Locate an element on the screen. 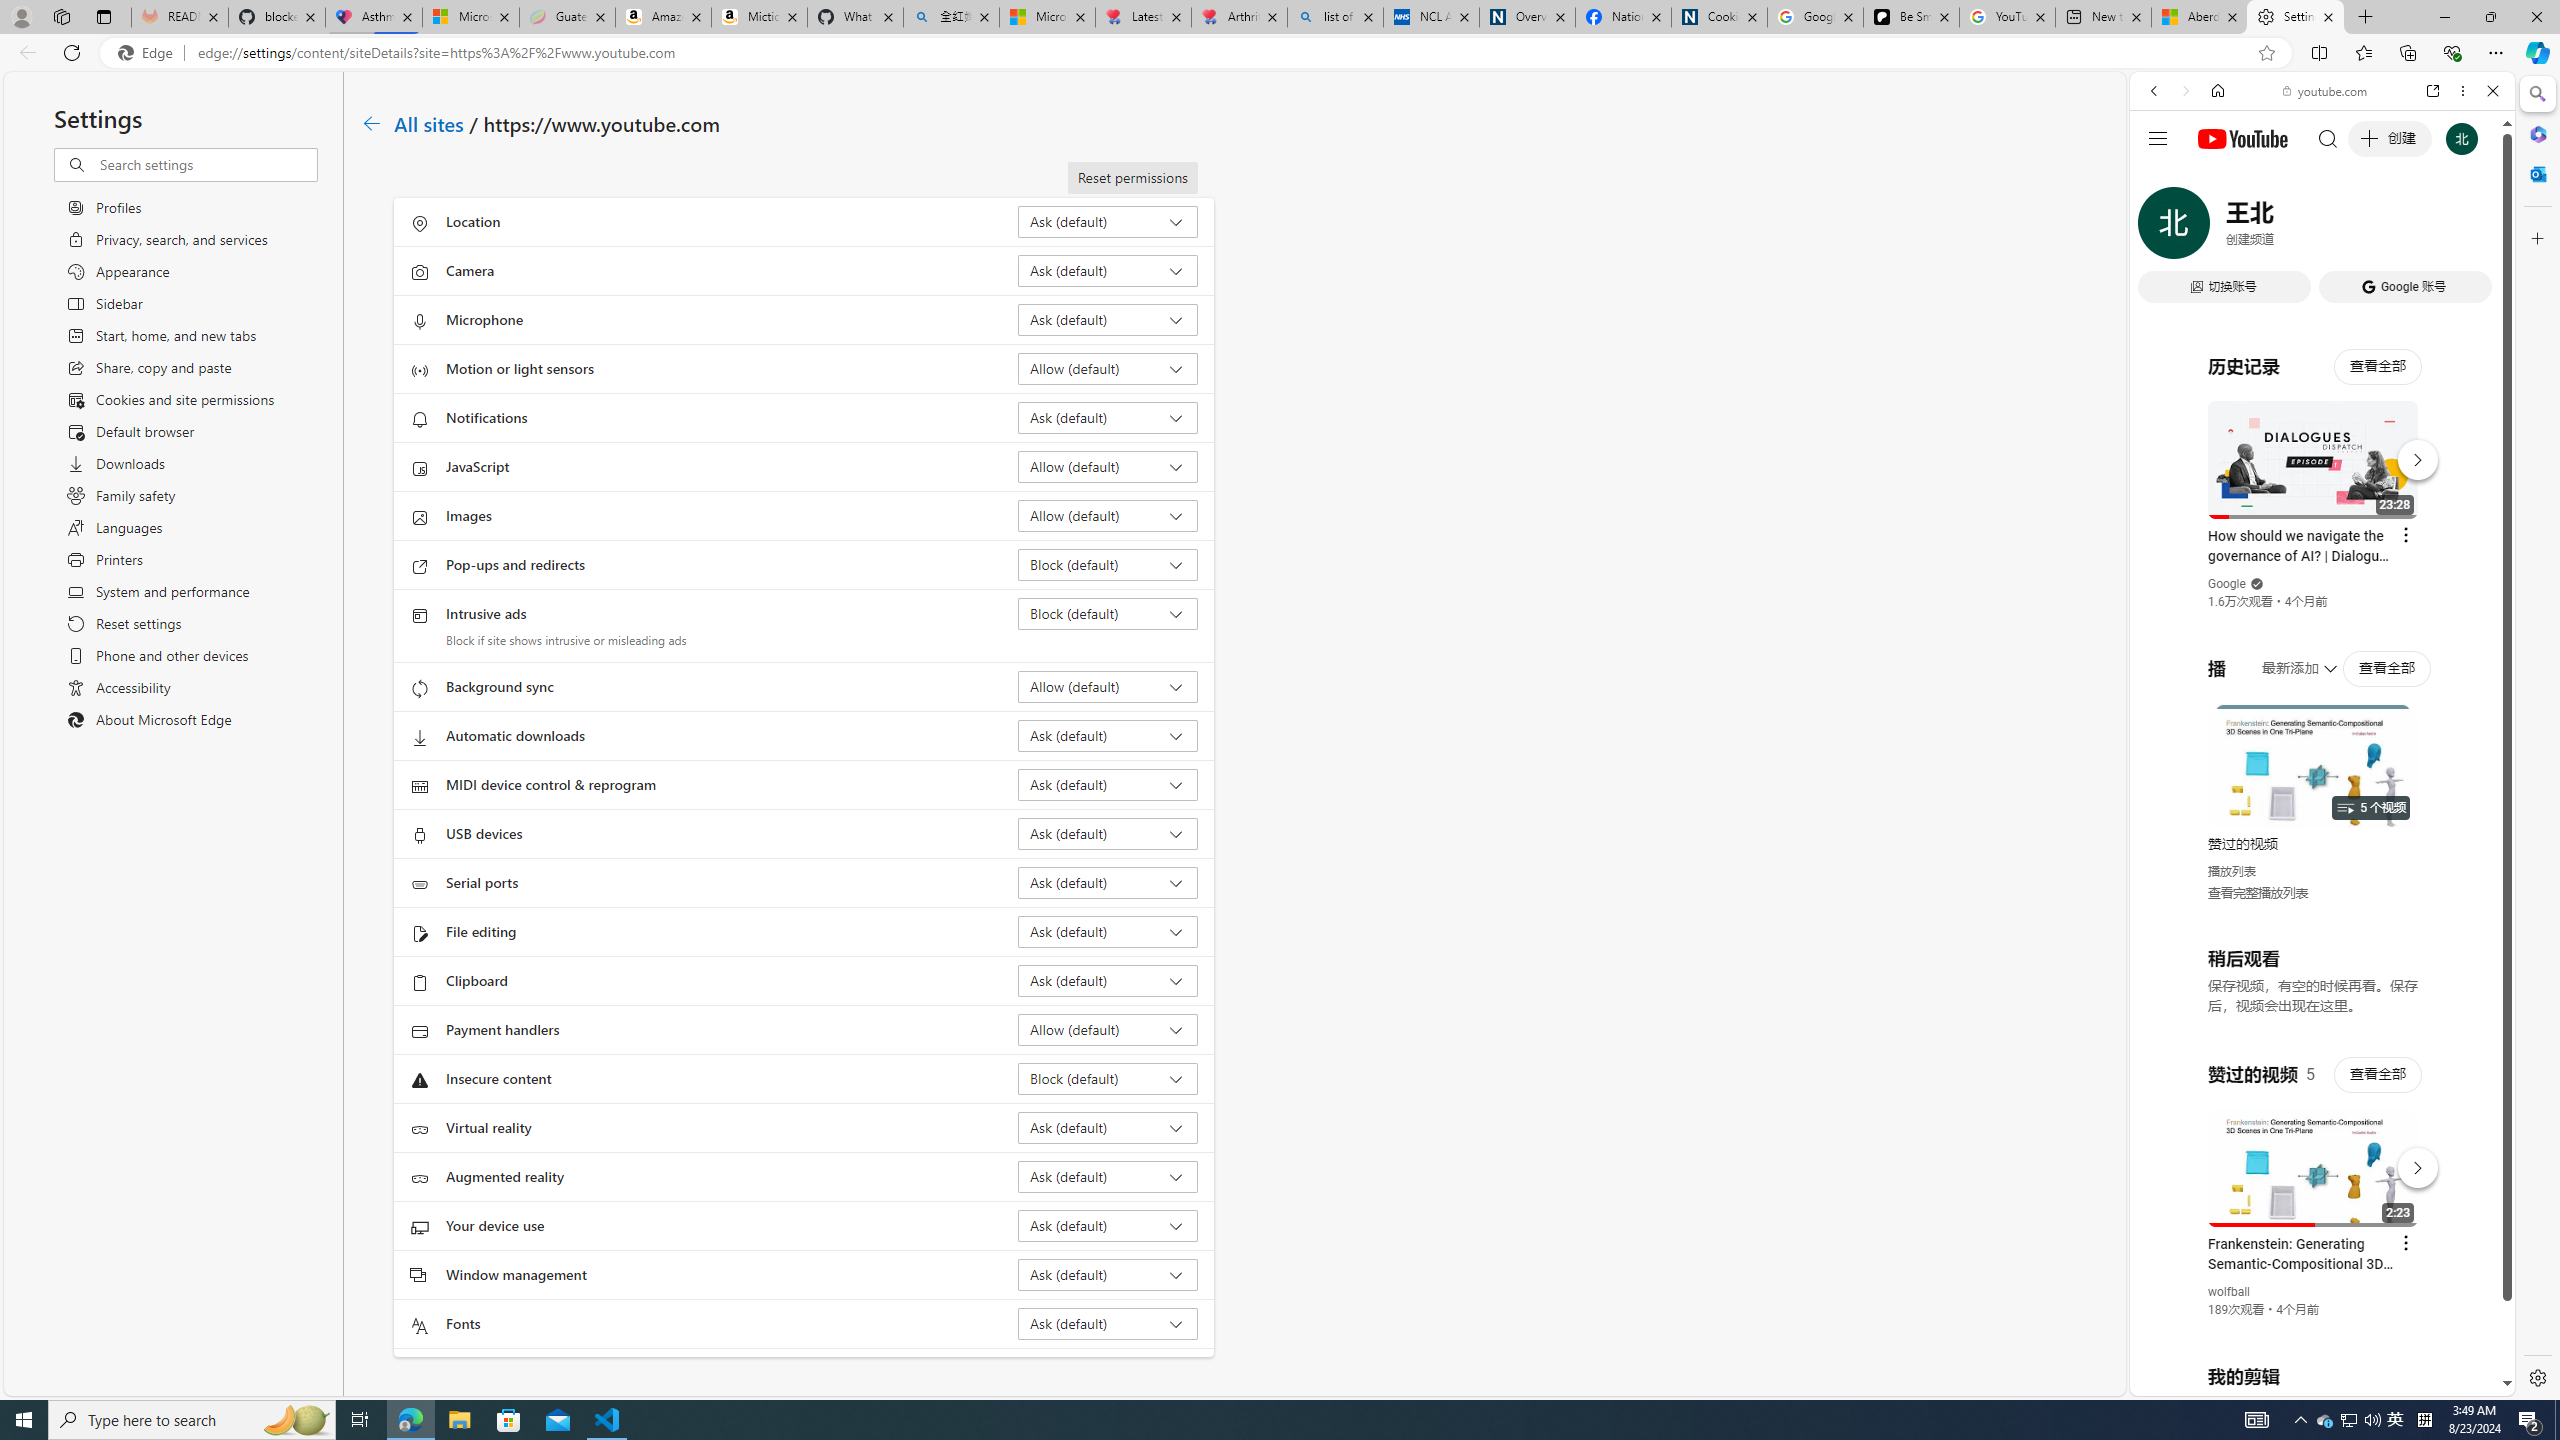  'youtube.com' is located at coordinates (2324, 91).